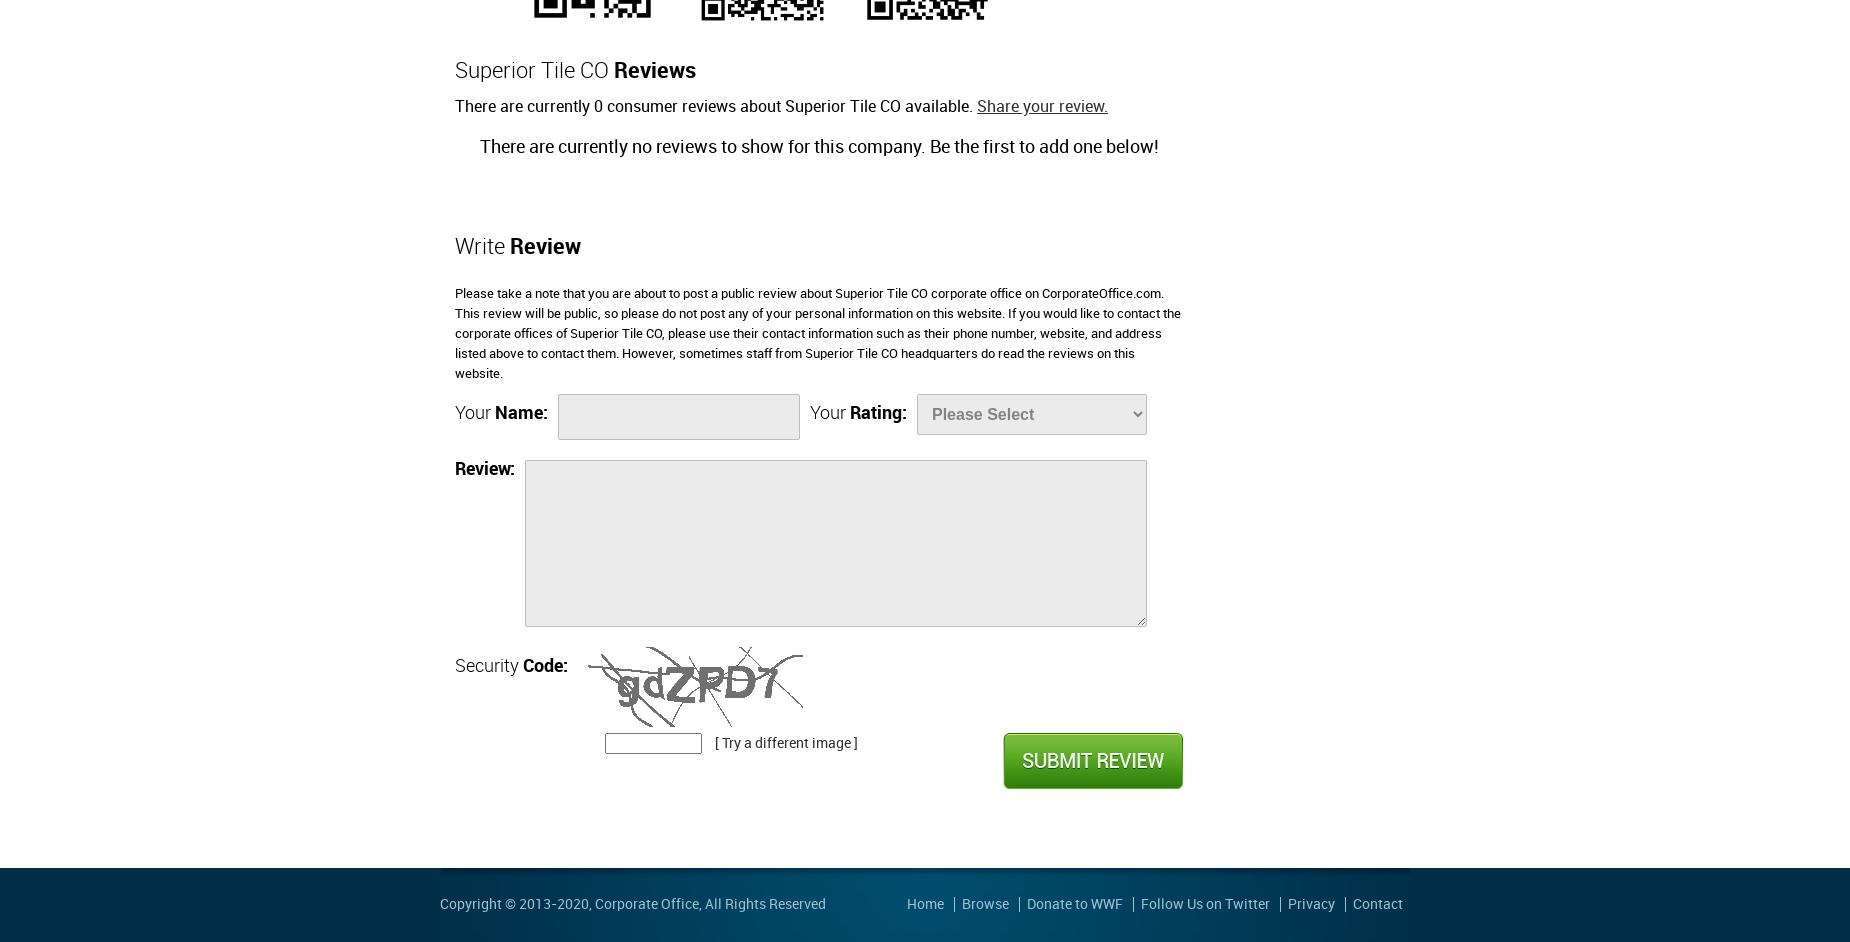 The height and width of the screenshot is (942, 1850). I want to click on 'There are currently no reviews to show for this company. Be the first to add one below!', so click(818, 146).